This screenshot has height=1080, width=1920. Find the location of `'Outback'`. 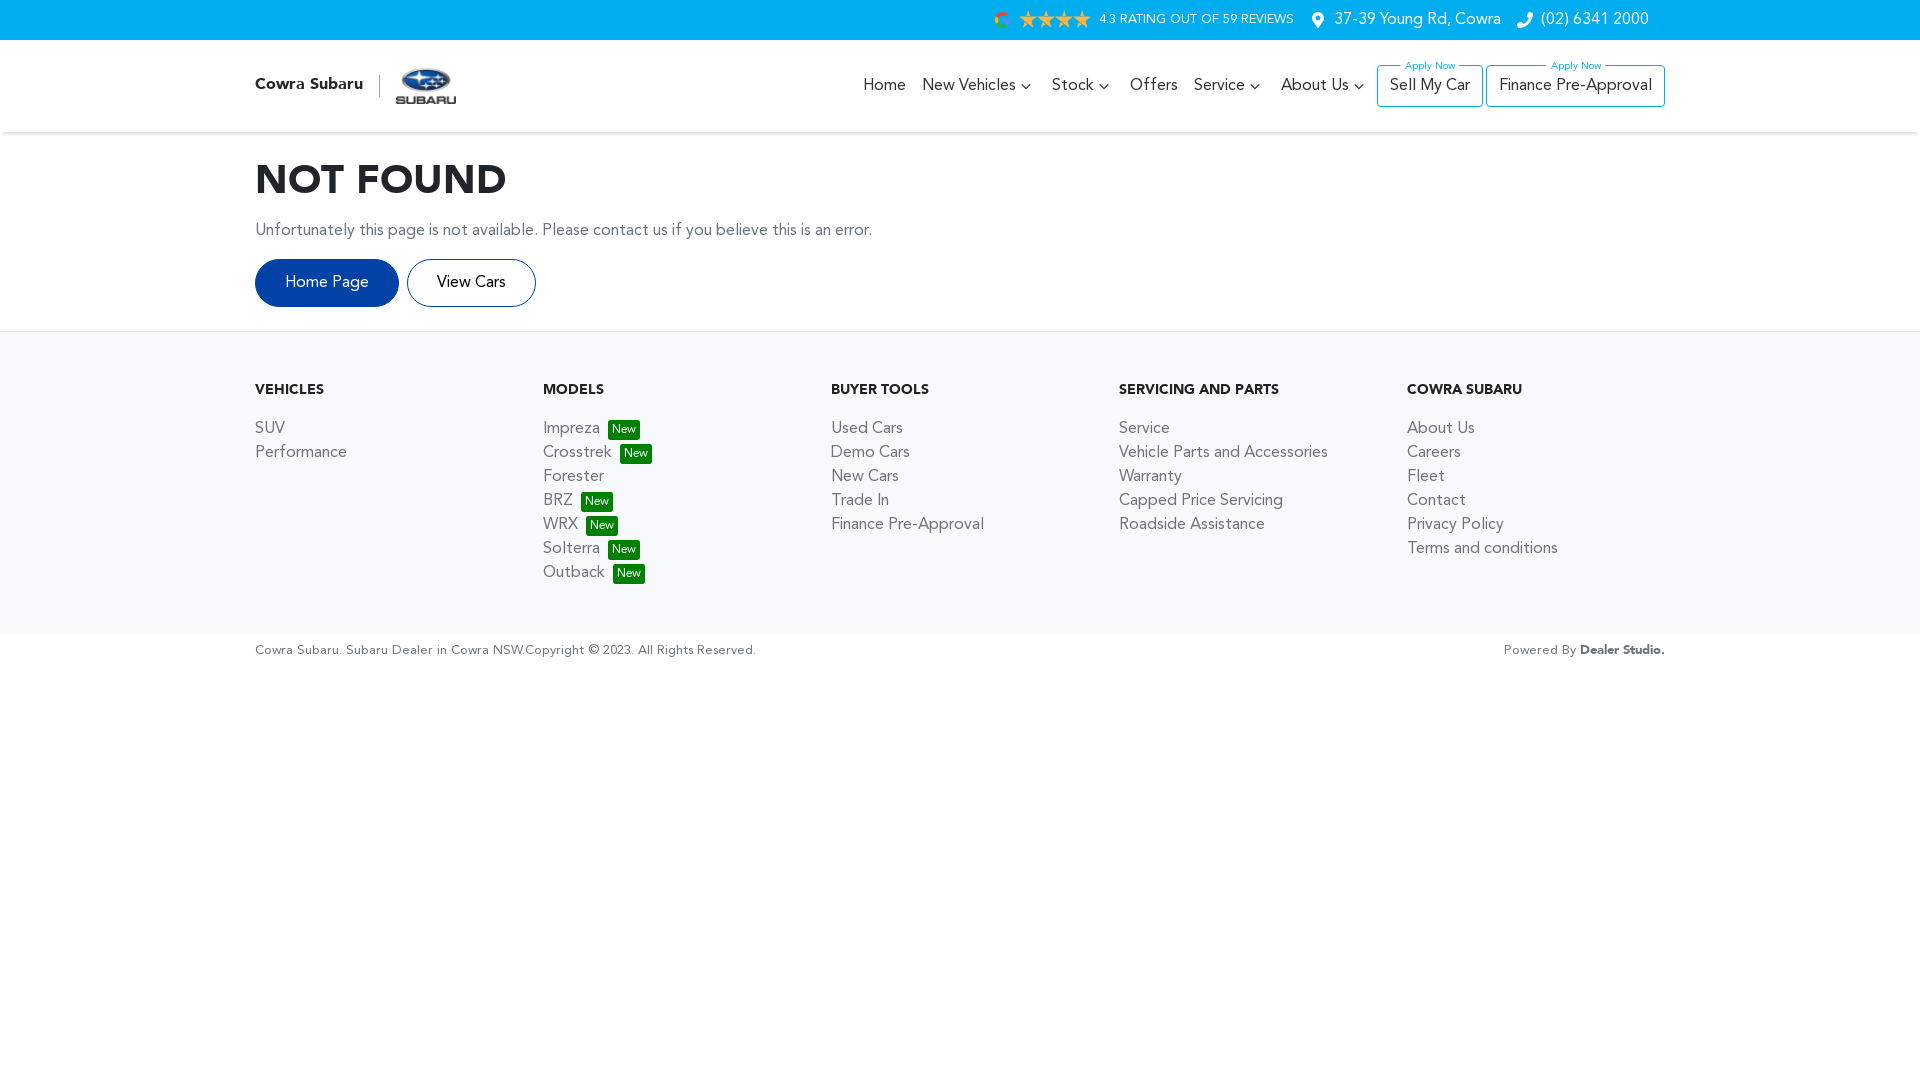

'Outback' is located at coordinates (542, 573).